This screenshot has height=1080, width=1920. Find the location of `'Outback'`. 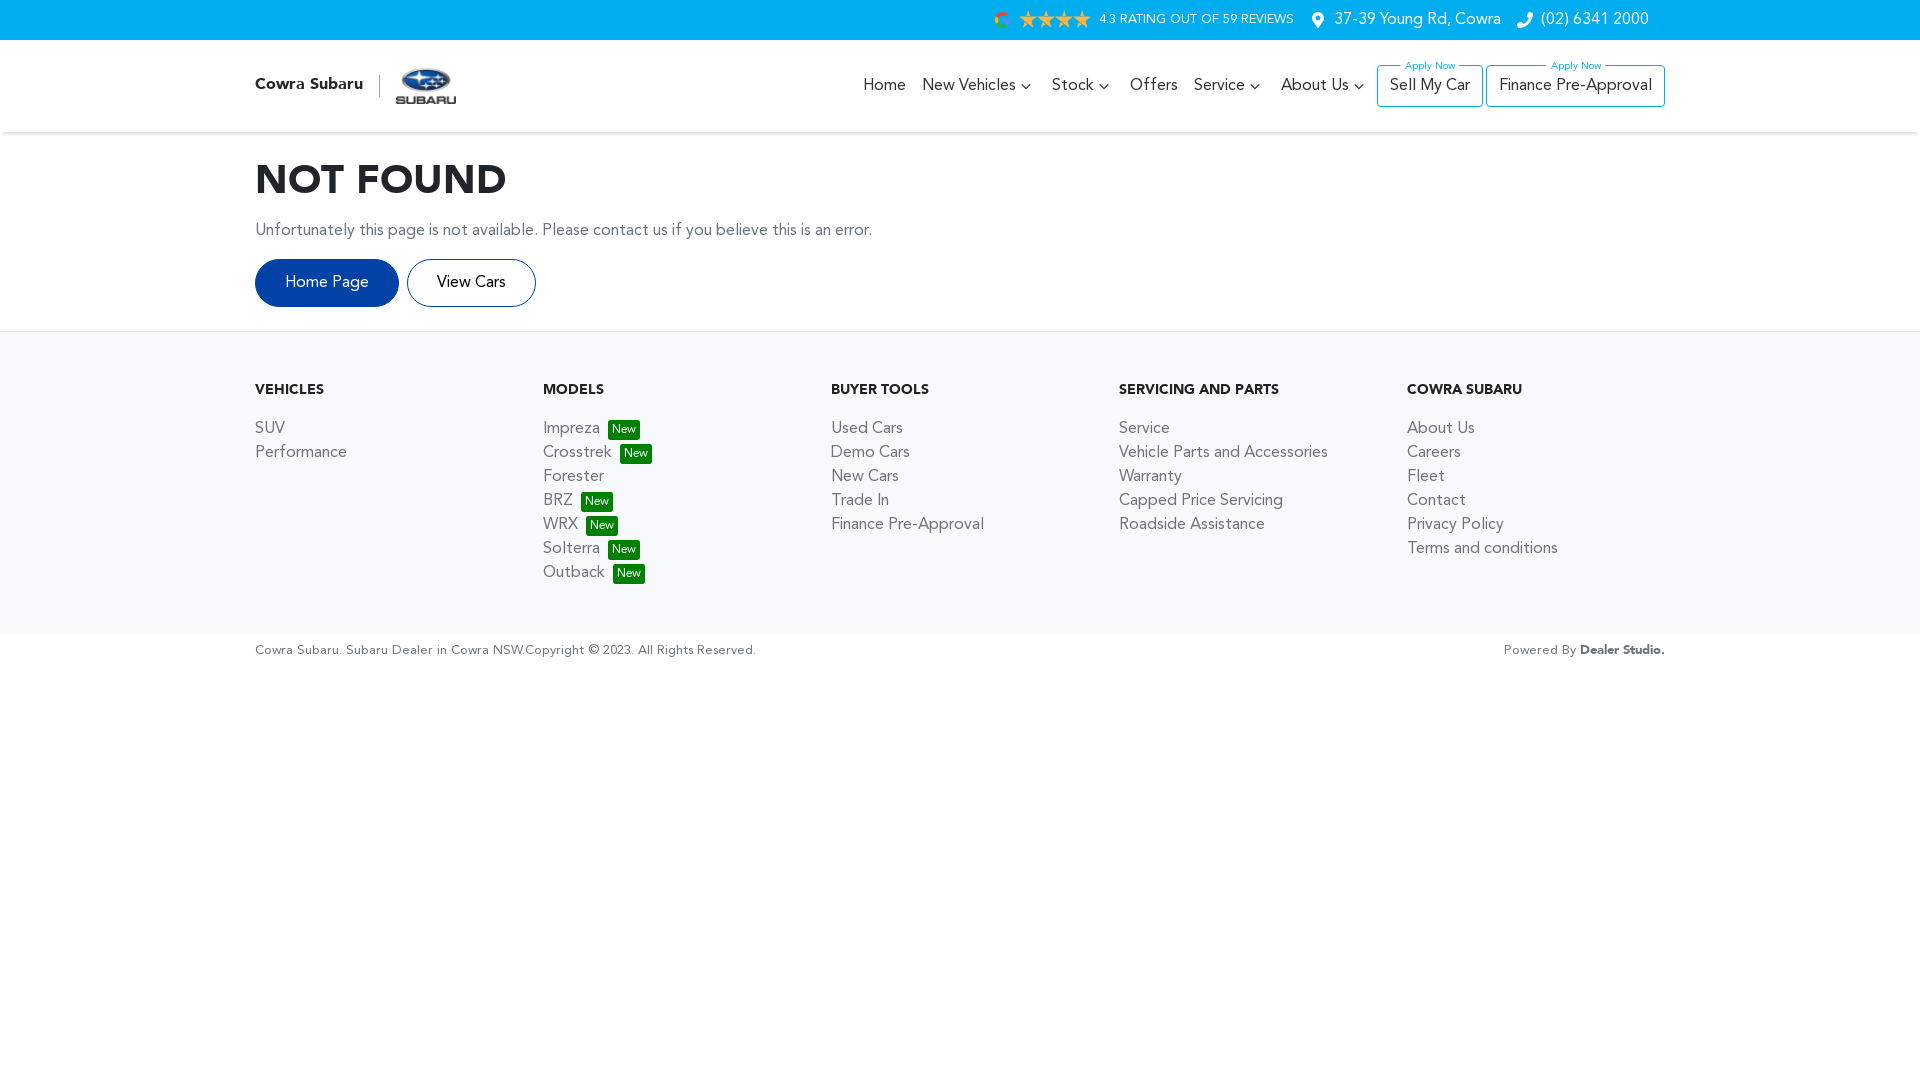

'Outback' is located at coordinates (542, 573).